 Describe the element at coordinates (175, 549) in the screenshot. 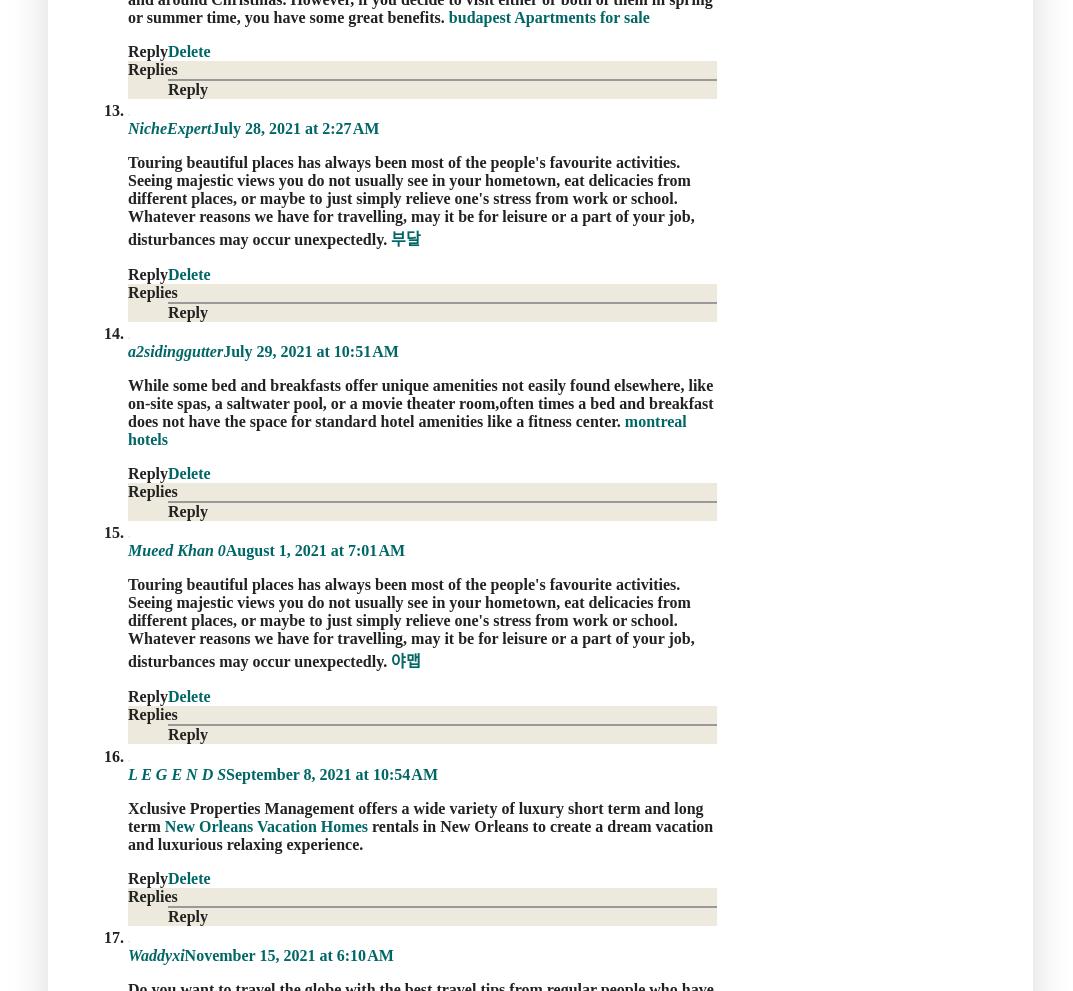

I see `'Mueed Khan 0'` at that location.